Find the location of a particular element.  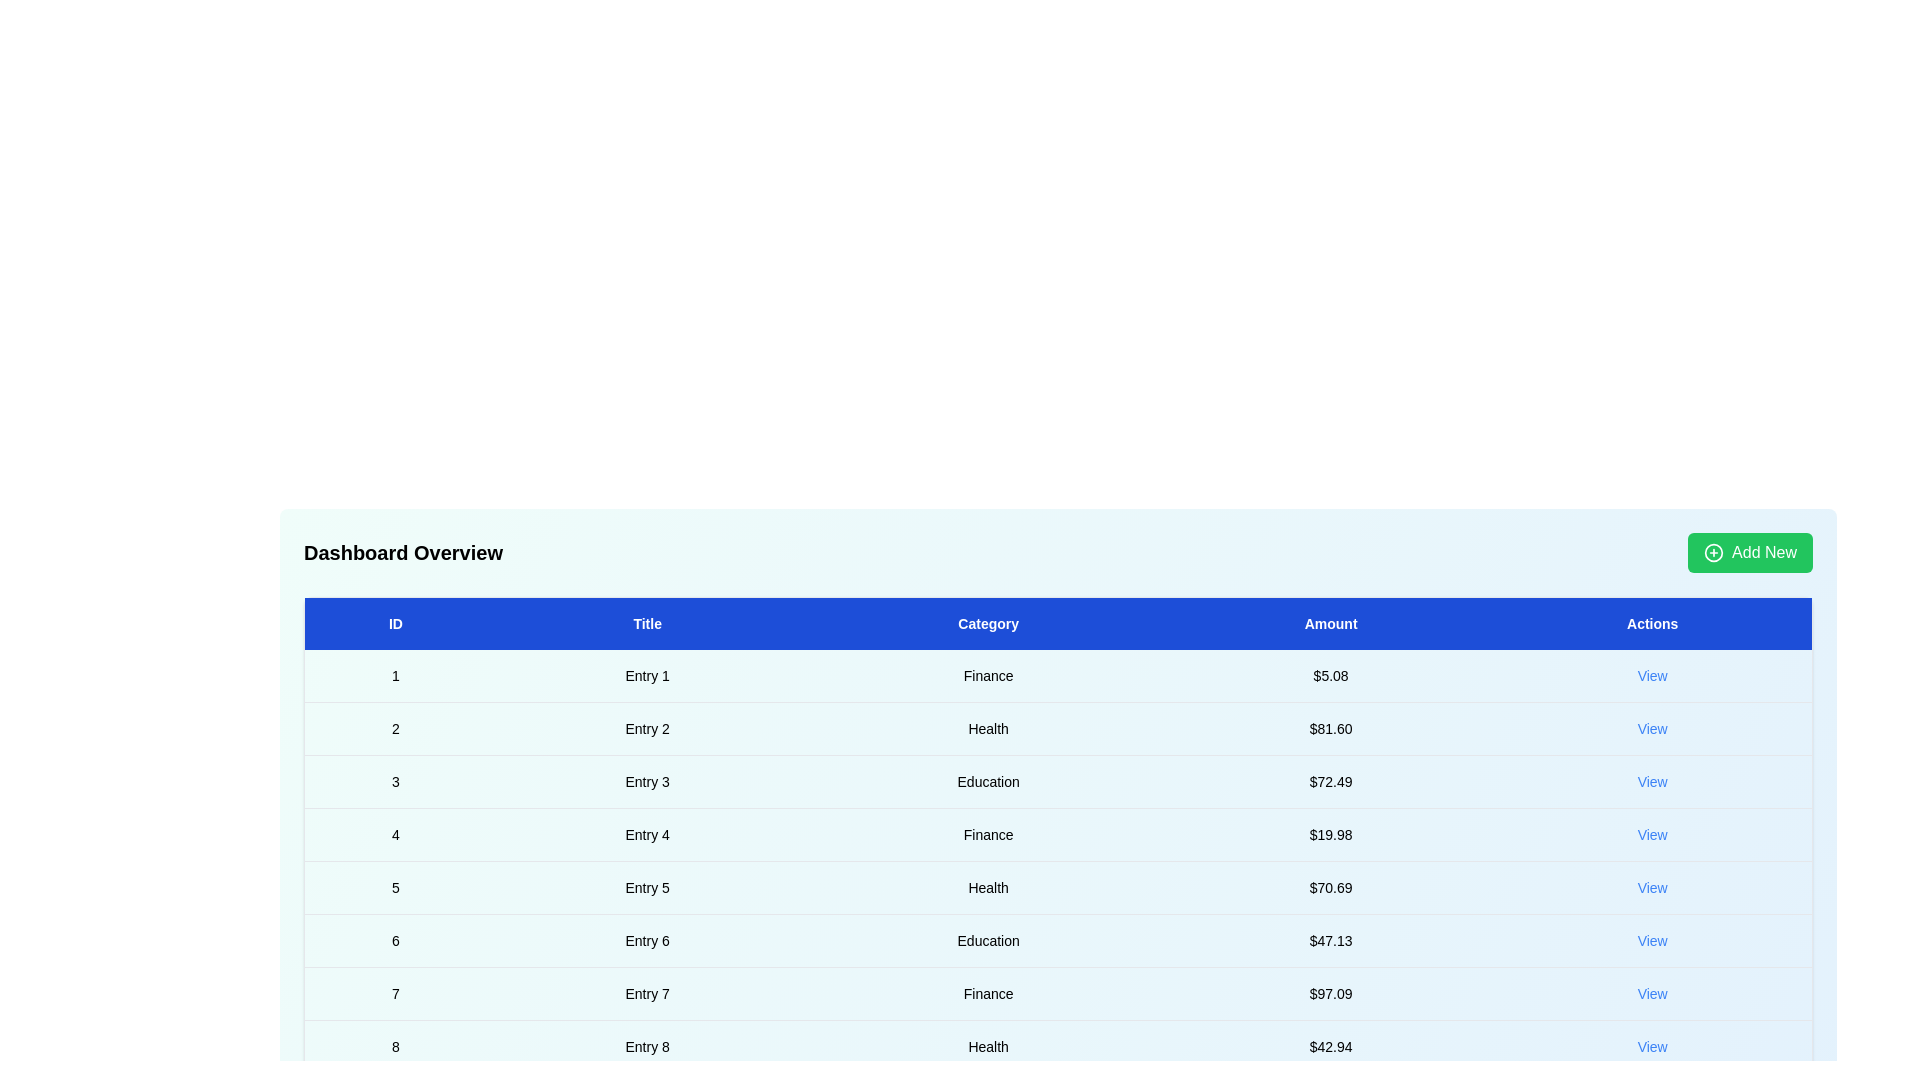

the header Amount to sort the table is located at coordinates (1331, 623).